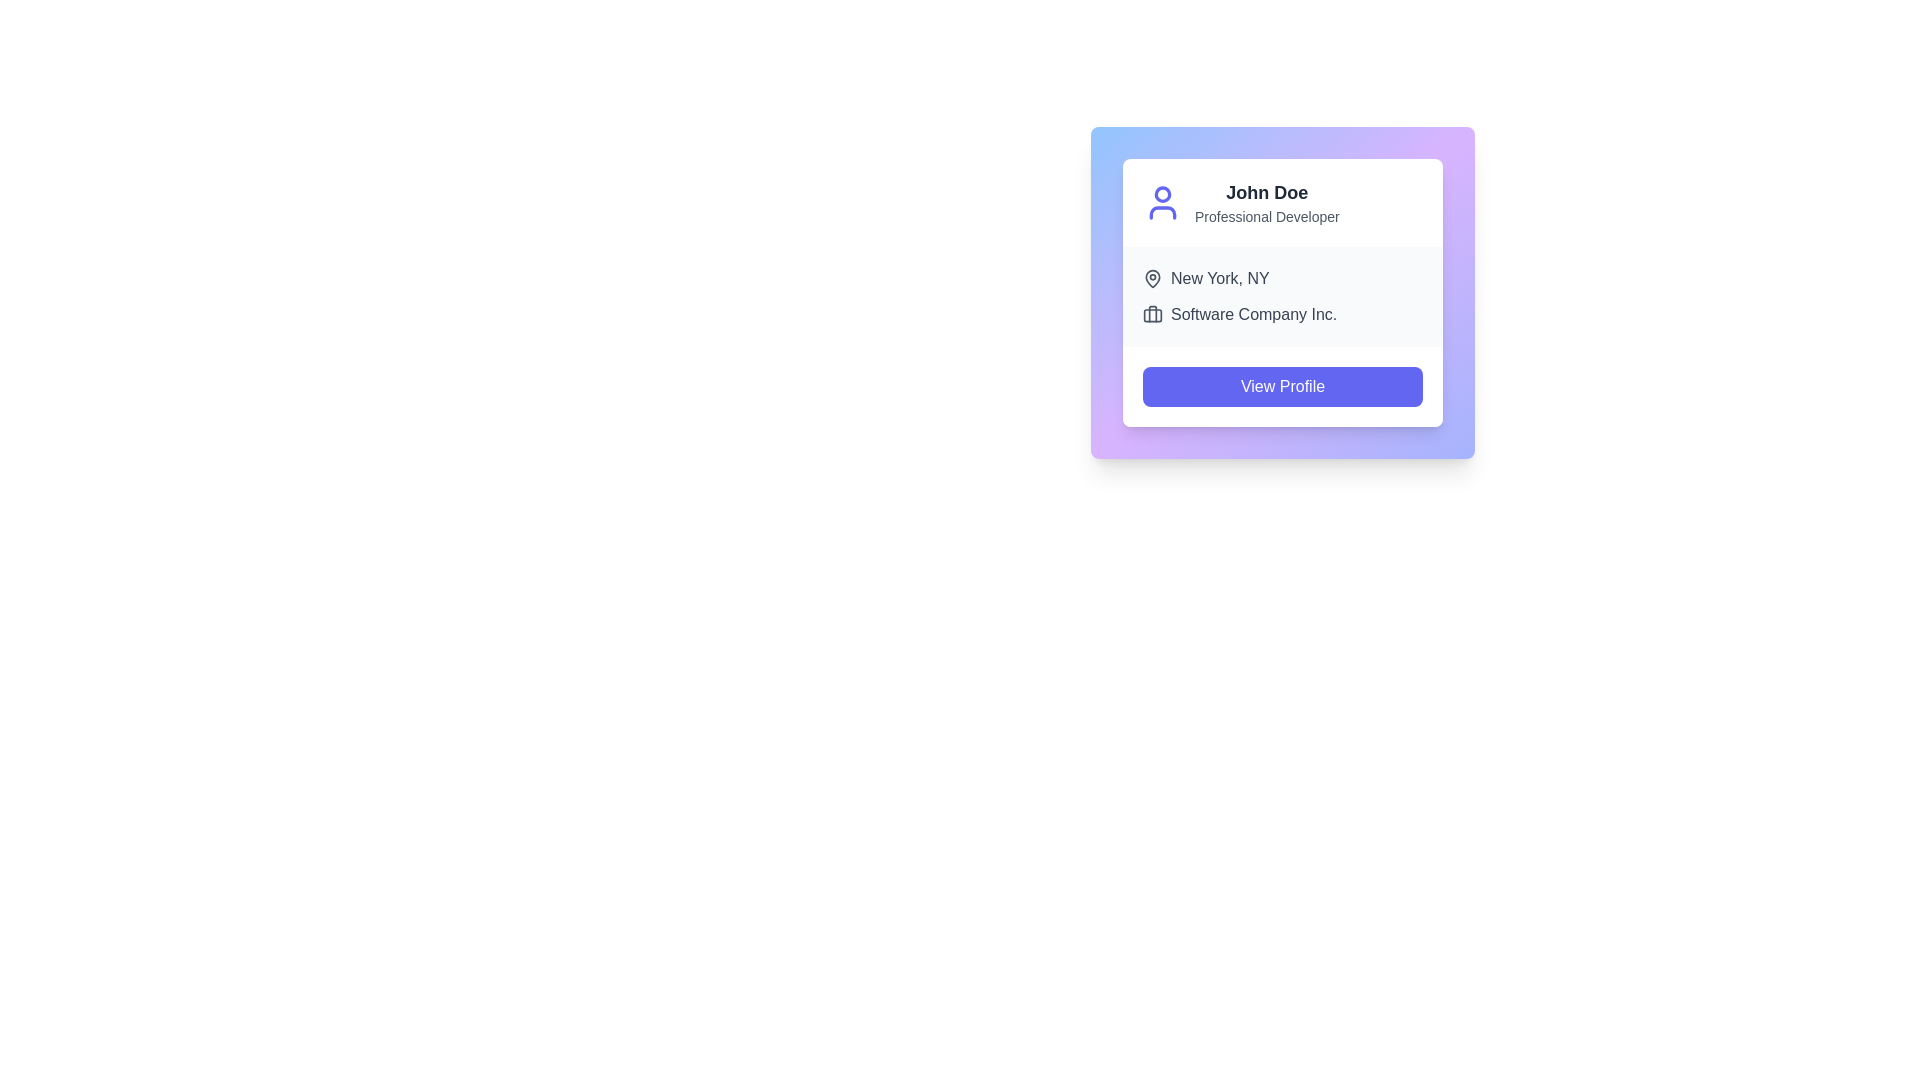  Describe the element at coordinates (1162, 203) in the screenshot. I see `the profile picture placeholder icon located at the top left of the profile card adjacent to the 'John Doe' text` at that location.